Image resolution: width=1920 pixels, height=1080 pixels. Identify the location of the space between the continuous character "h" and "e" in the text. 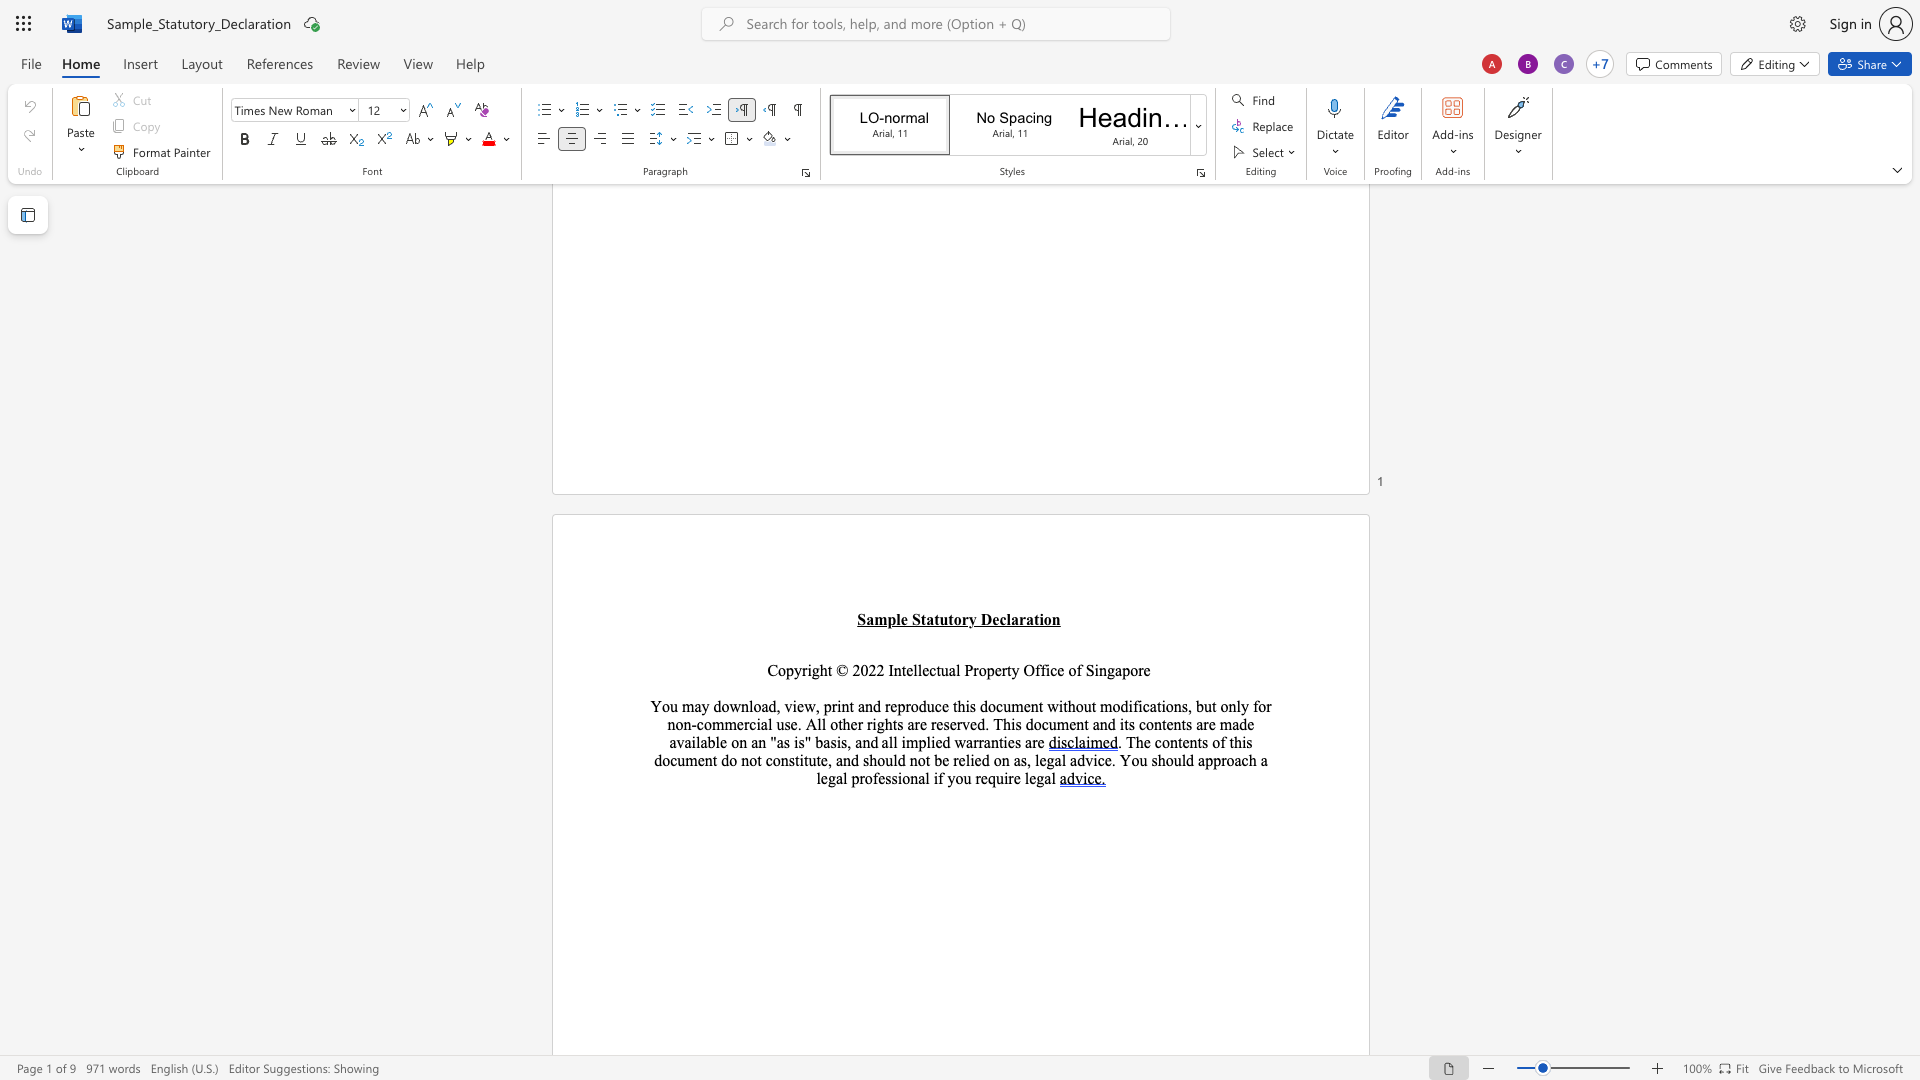
(1143, 742).